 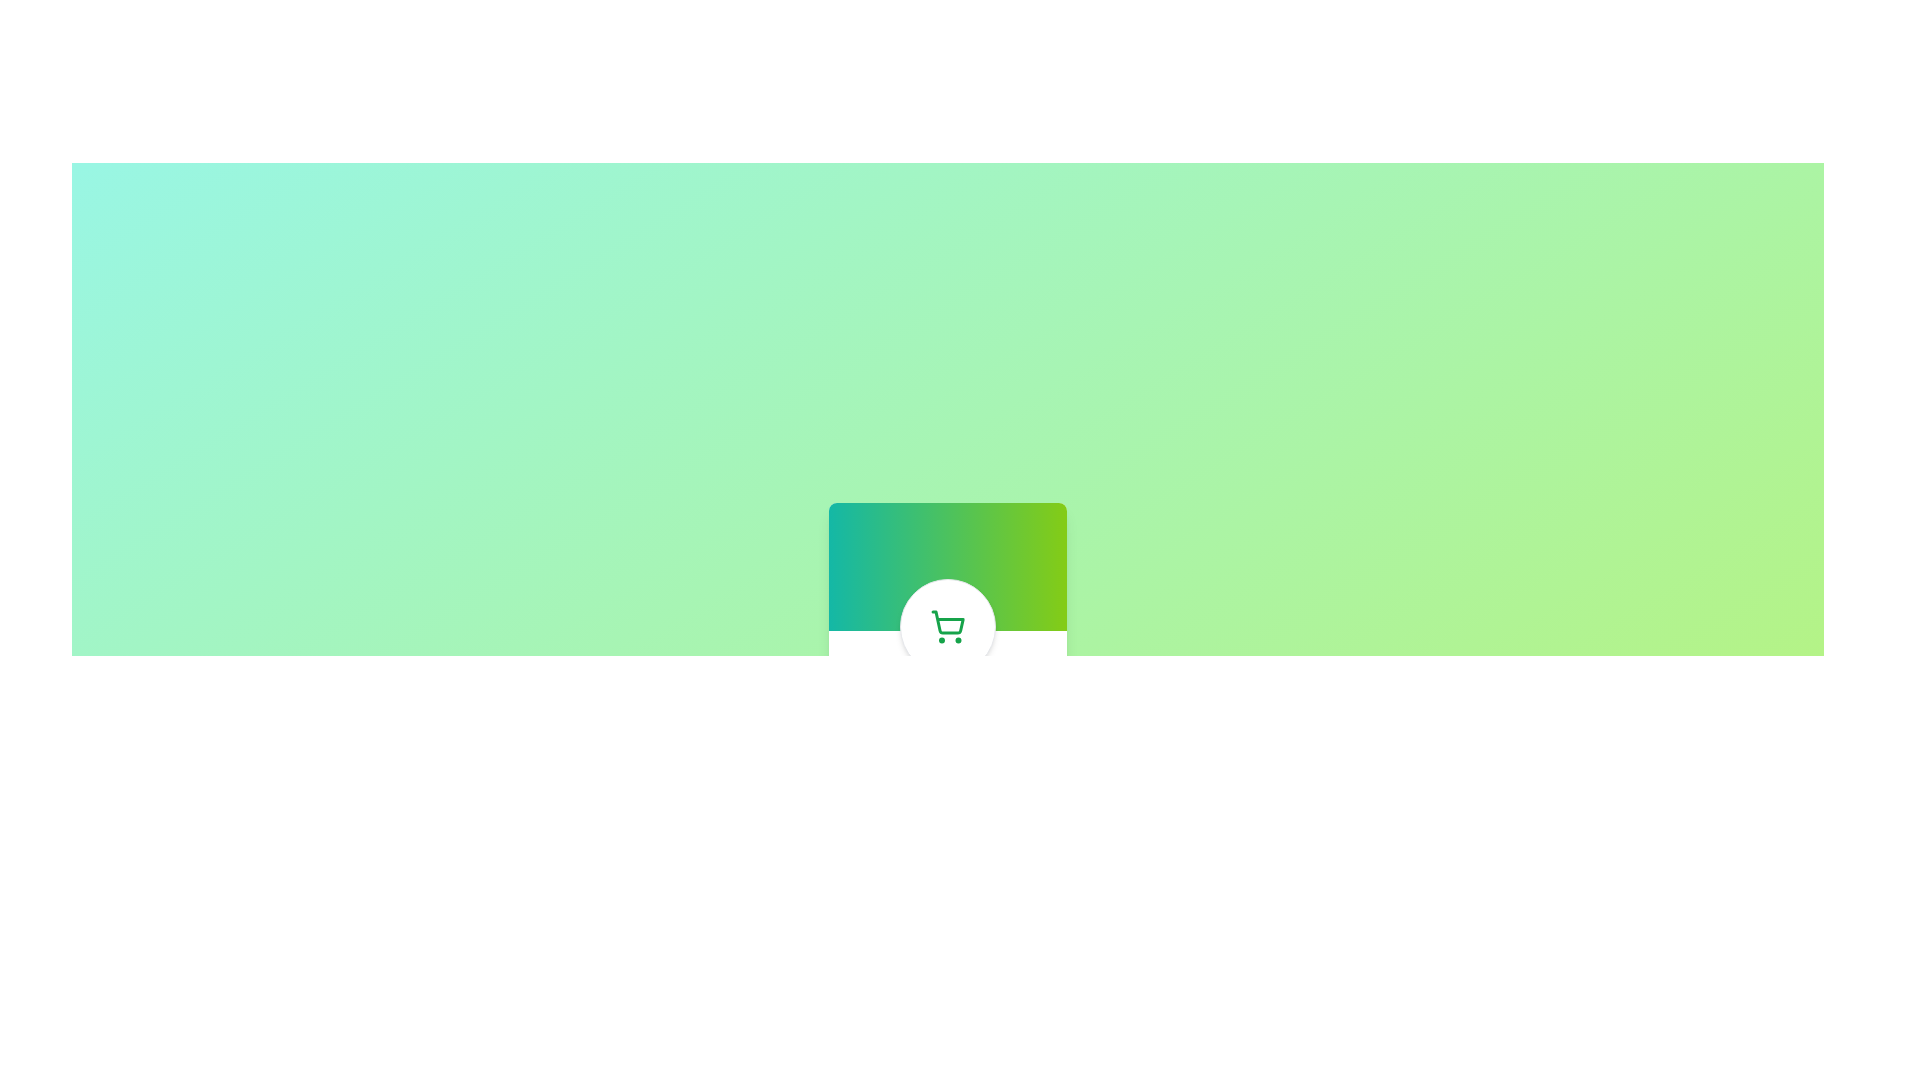 I want to click on the circular white icon displaying a green shopping cart, so click(x=946, y=626).